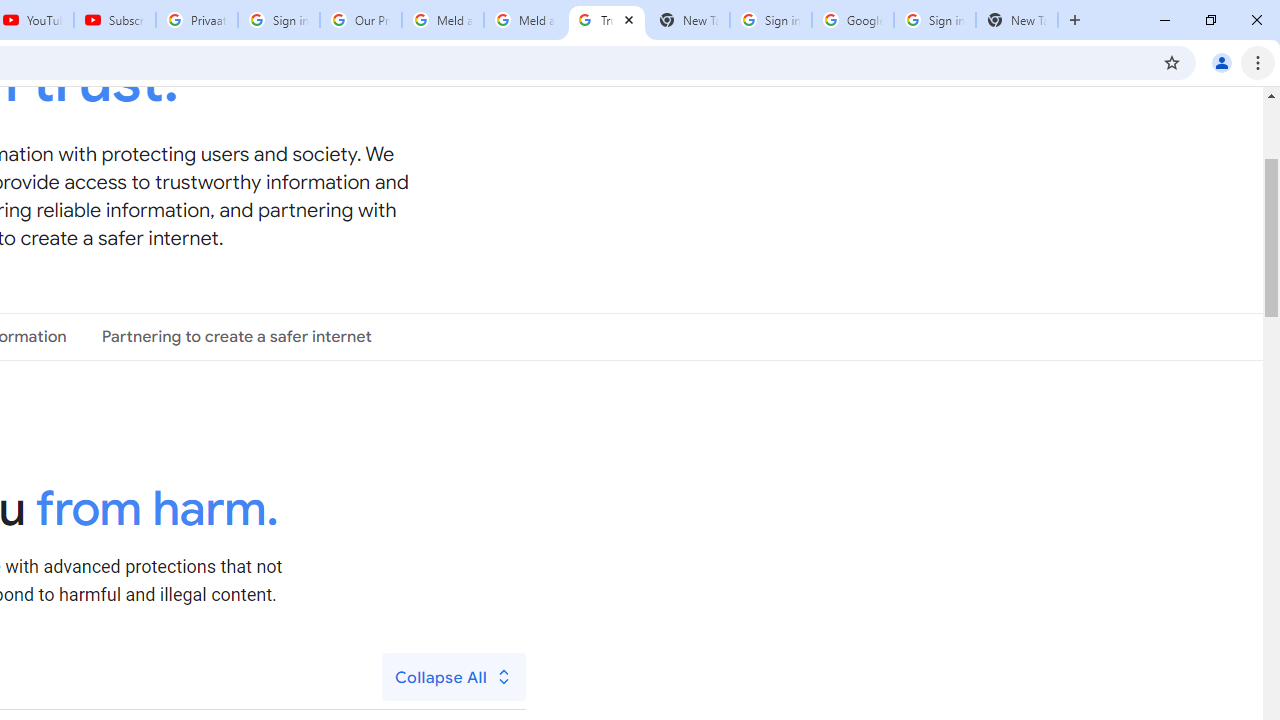 The height and width of the screenshot is (720, 1280). What do you see at coordinates (1016, 20) in the screenshot?
I see `'New Tab'` at bounding box center [1016, 20].